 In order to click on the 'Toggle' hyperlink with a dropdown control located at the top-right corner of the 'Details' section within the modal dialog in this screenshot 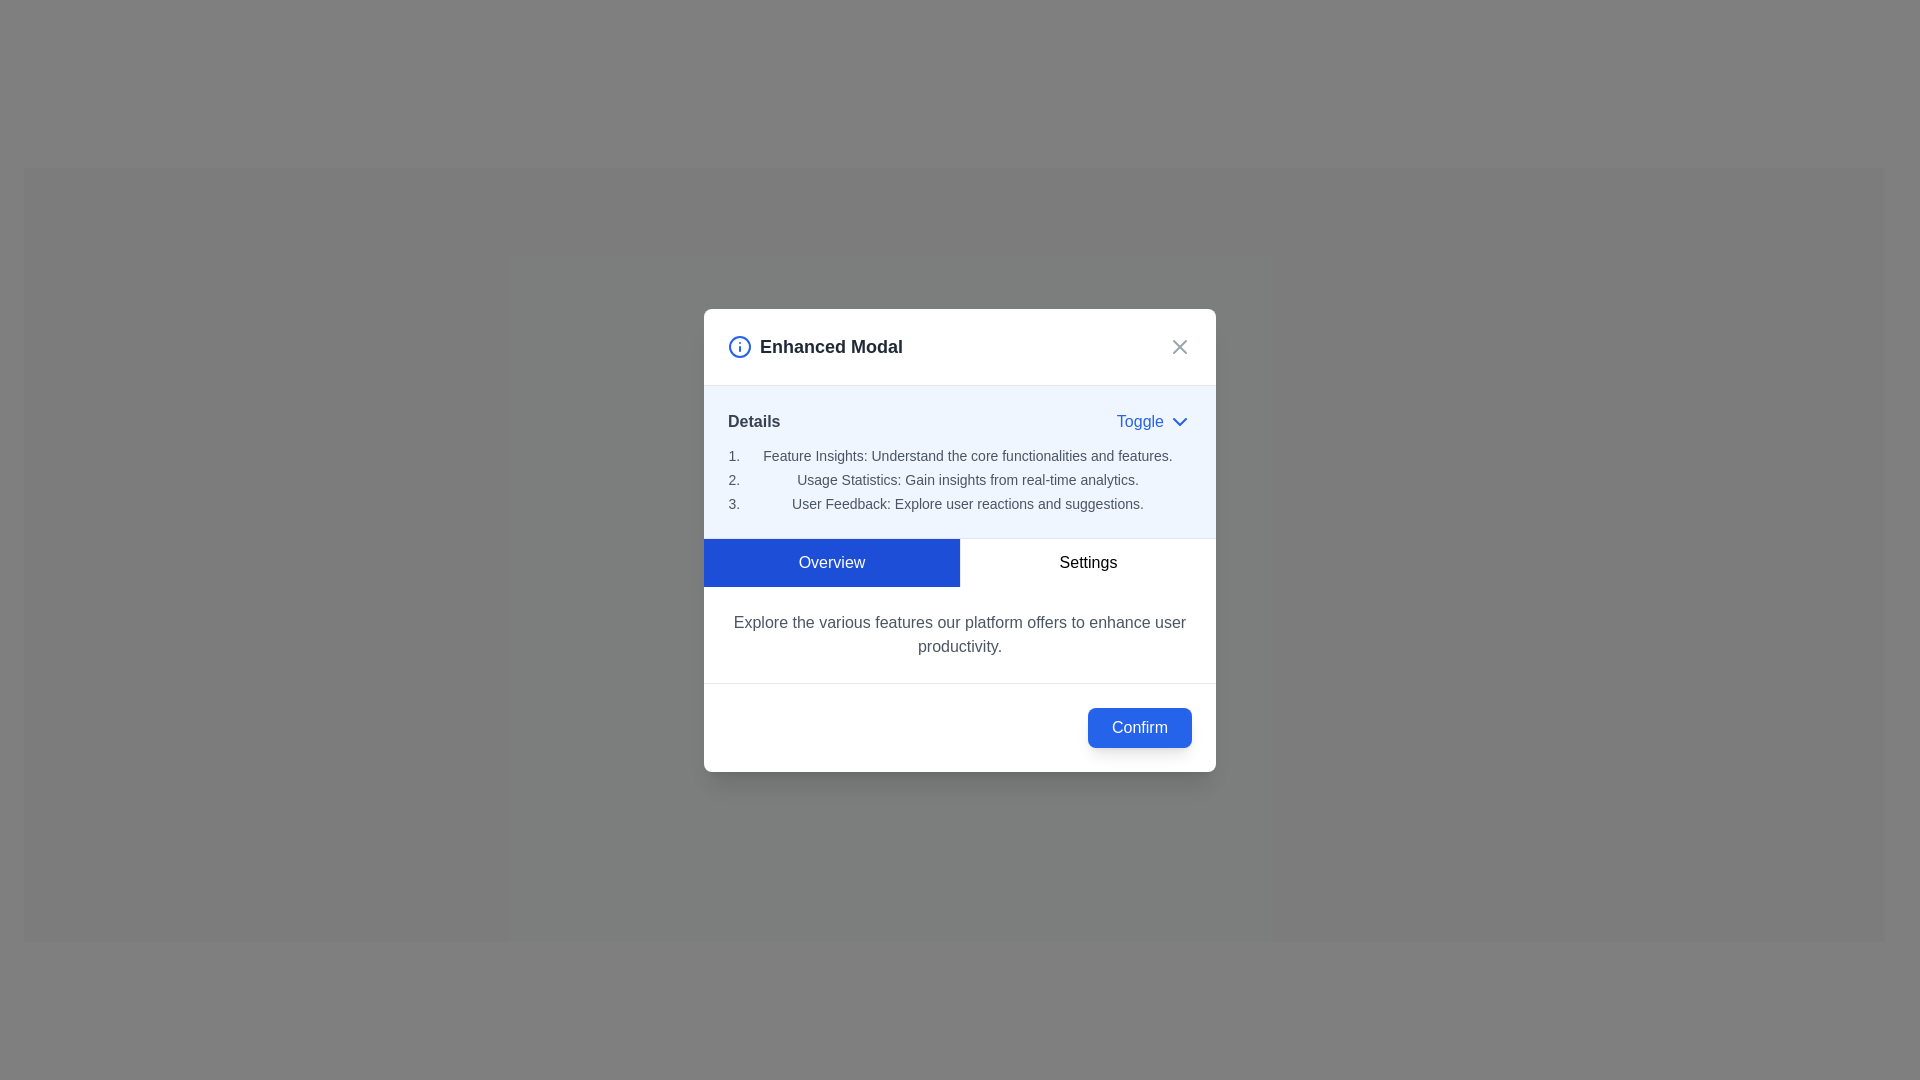, I will do `click(1154, 420)`.